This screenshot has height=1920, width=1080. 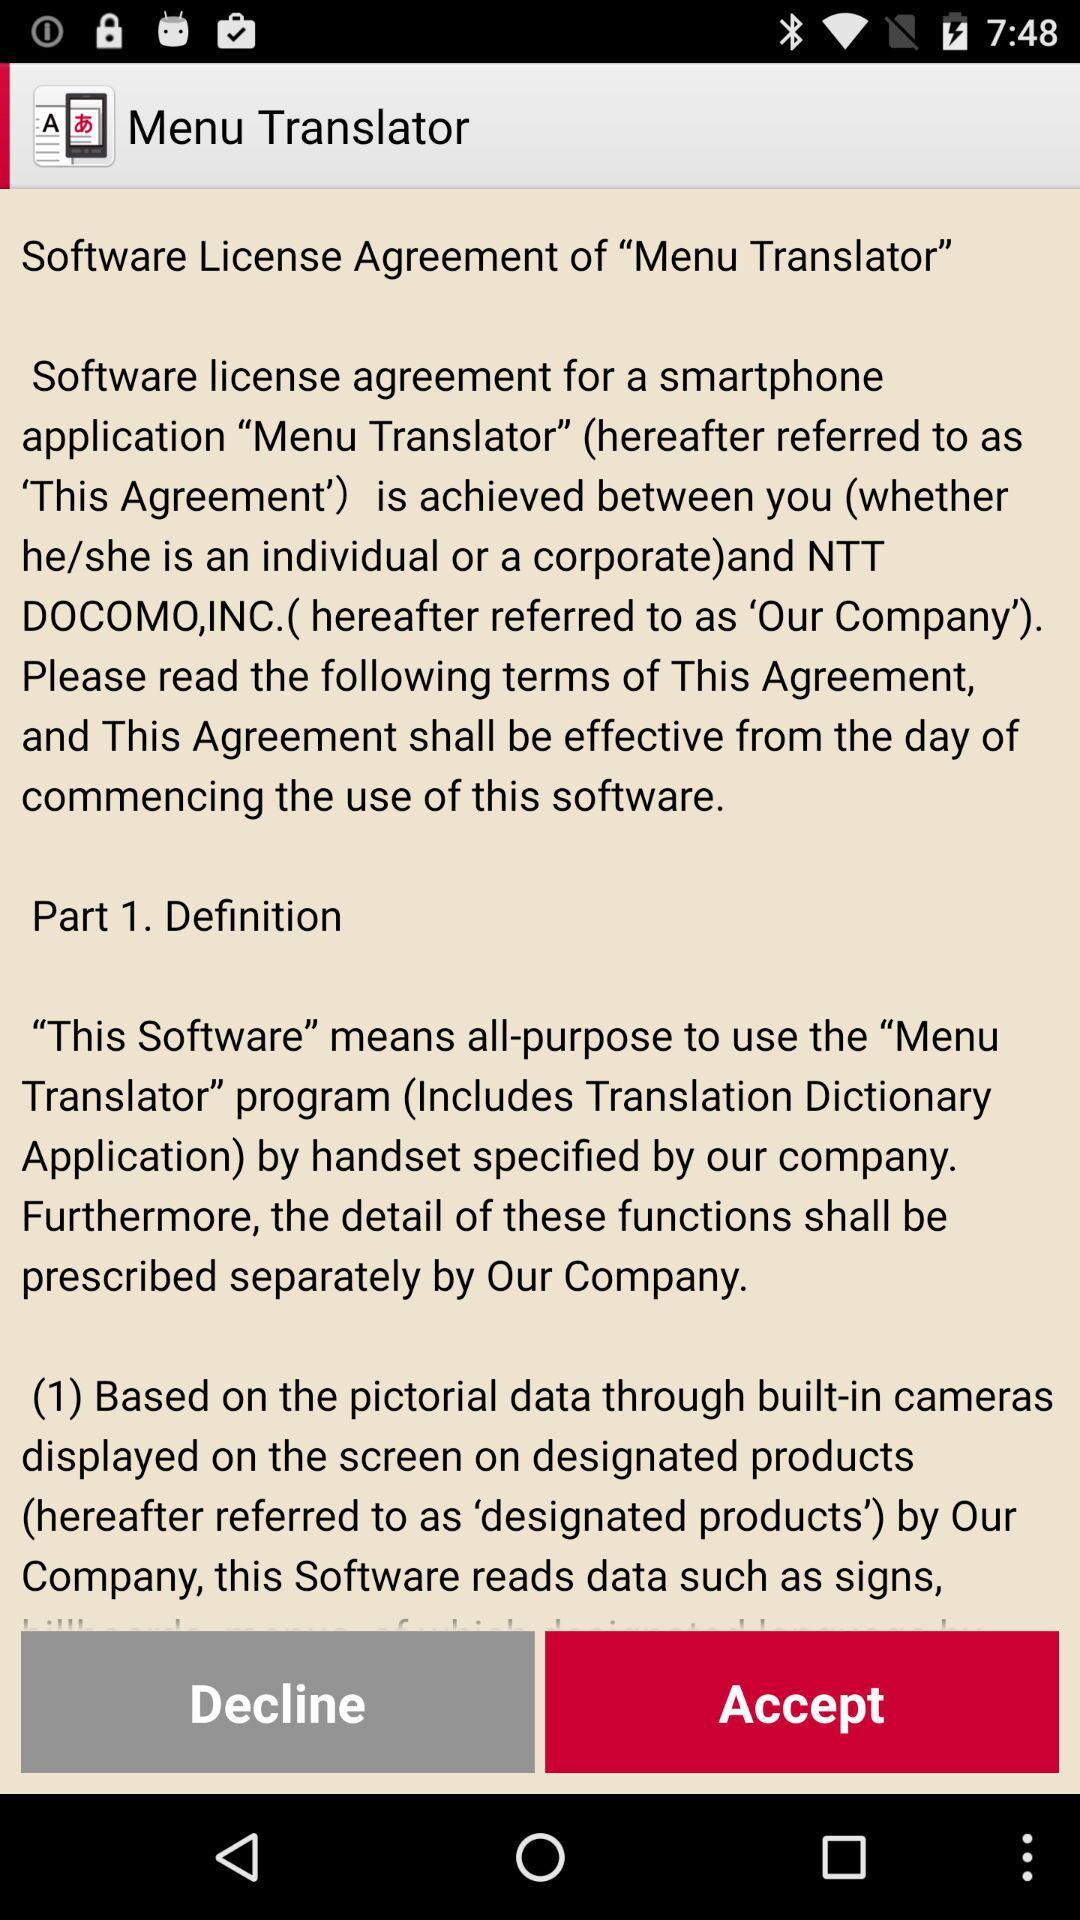 What do you see at coordinates (801, 1701) in the screenshot?
I see `accept icon` at bounding box center [801, 1701].